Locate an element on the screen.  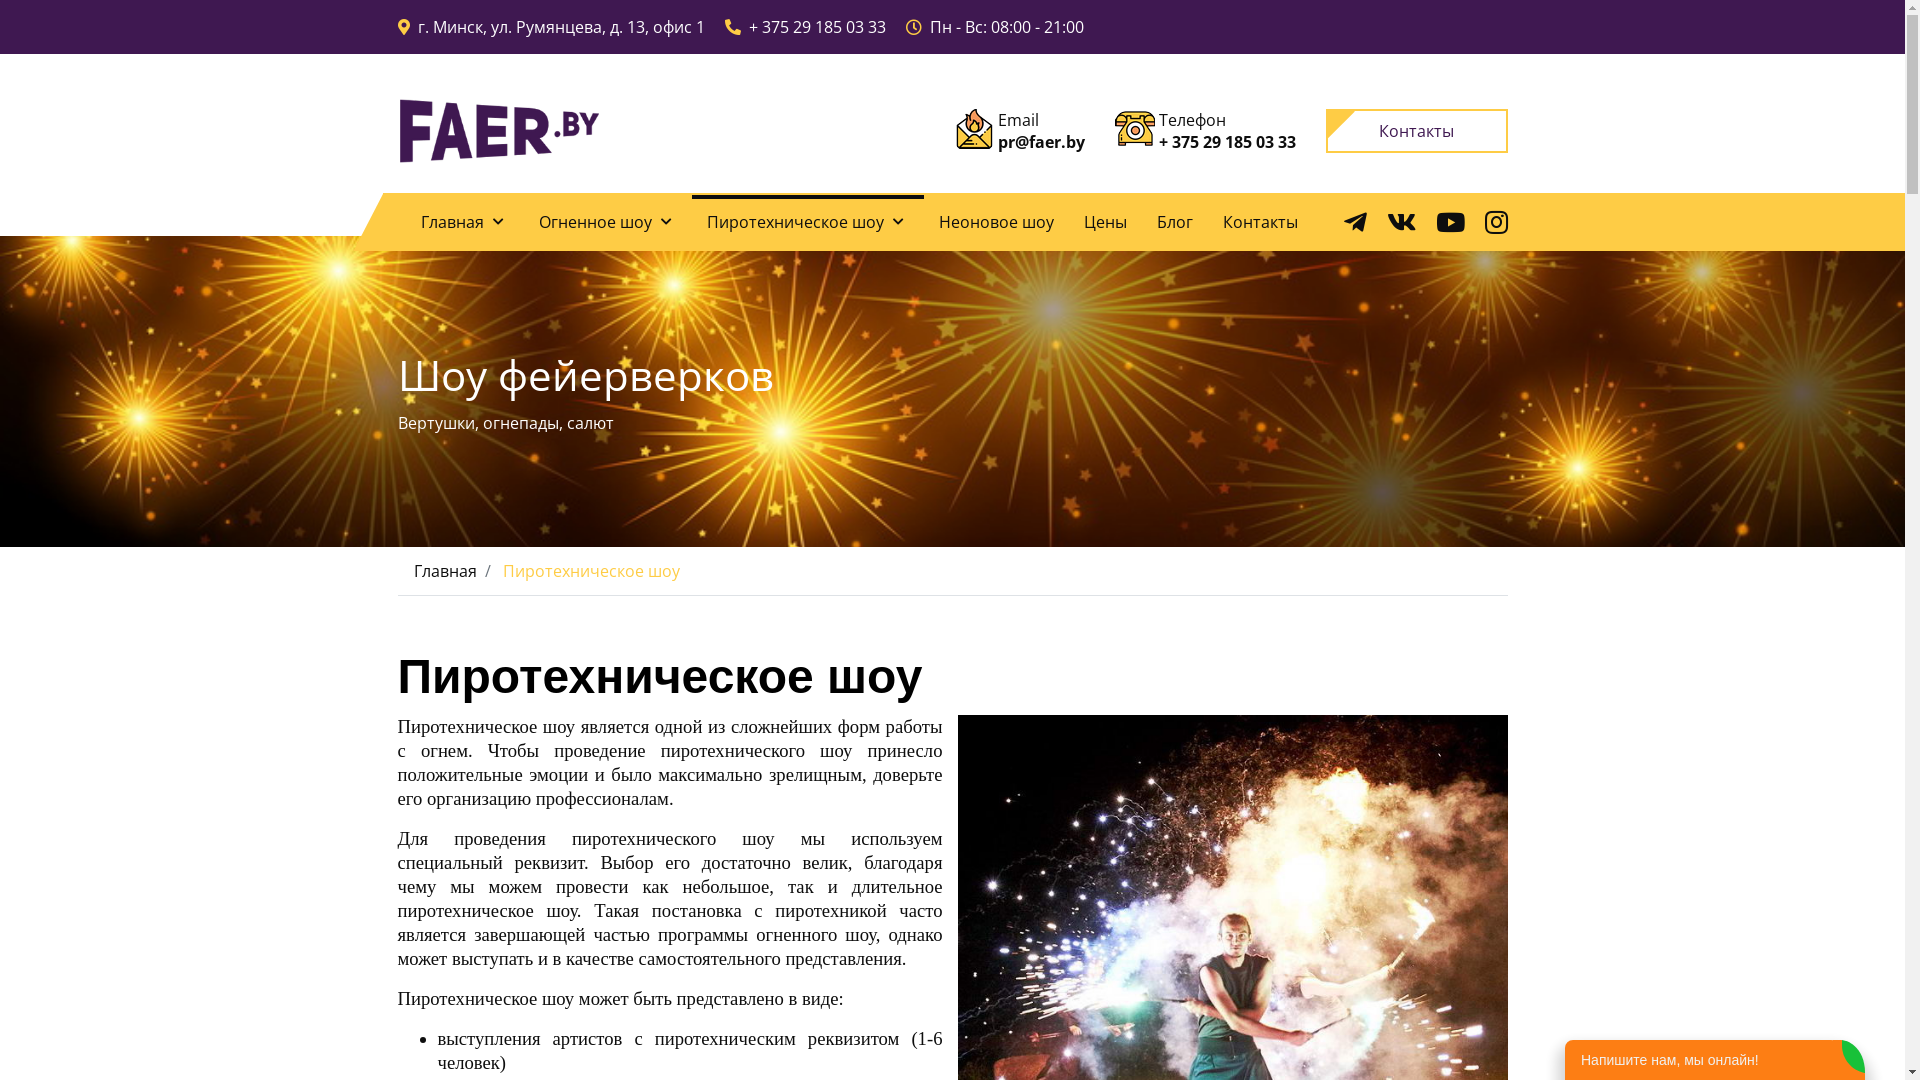
'+ 375 29 185 03 33' is located at coordinates (1226, 141).